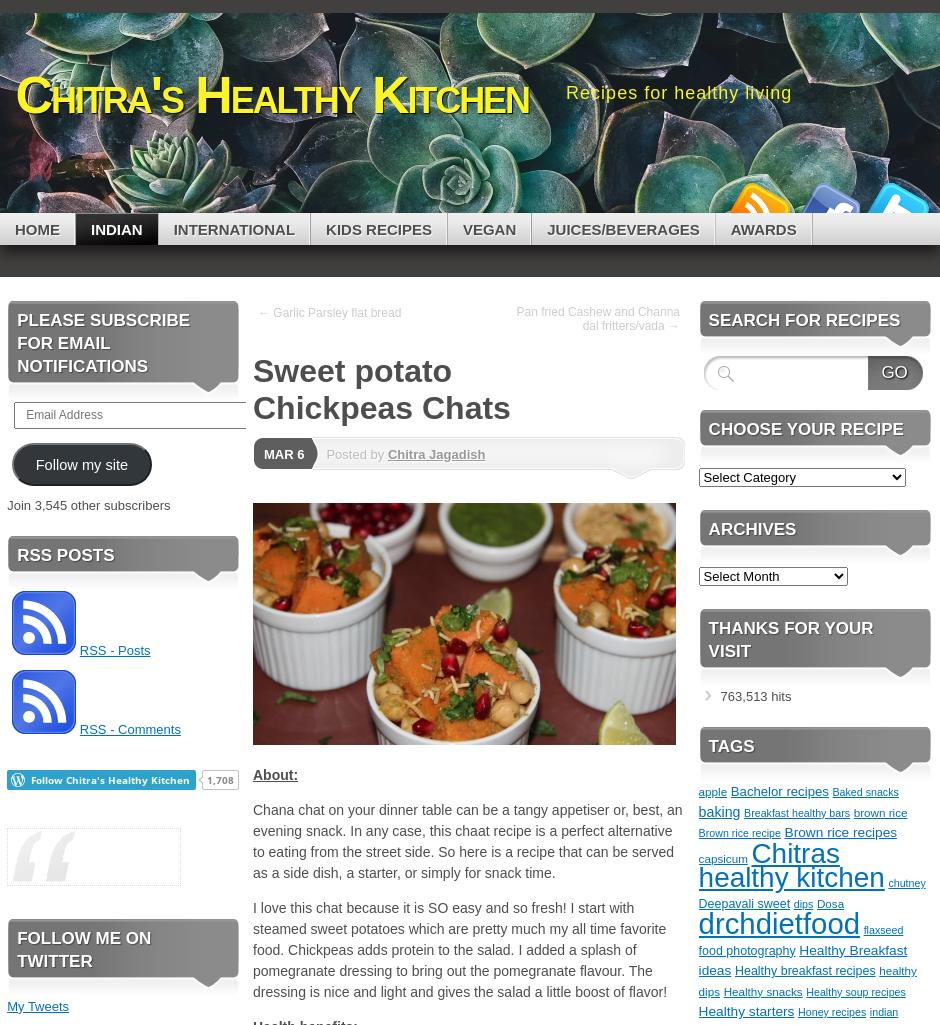 Image resolution: width=940 pixels, height=1025 pixels. I want to click on 'Healthy soup recipes', so click(854, 989).